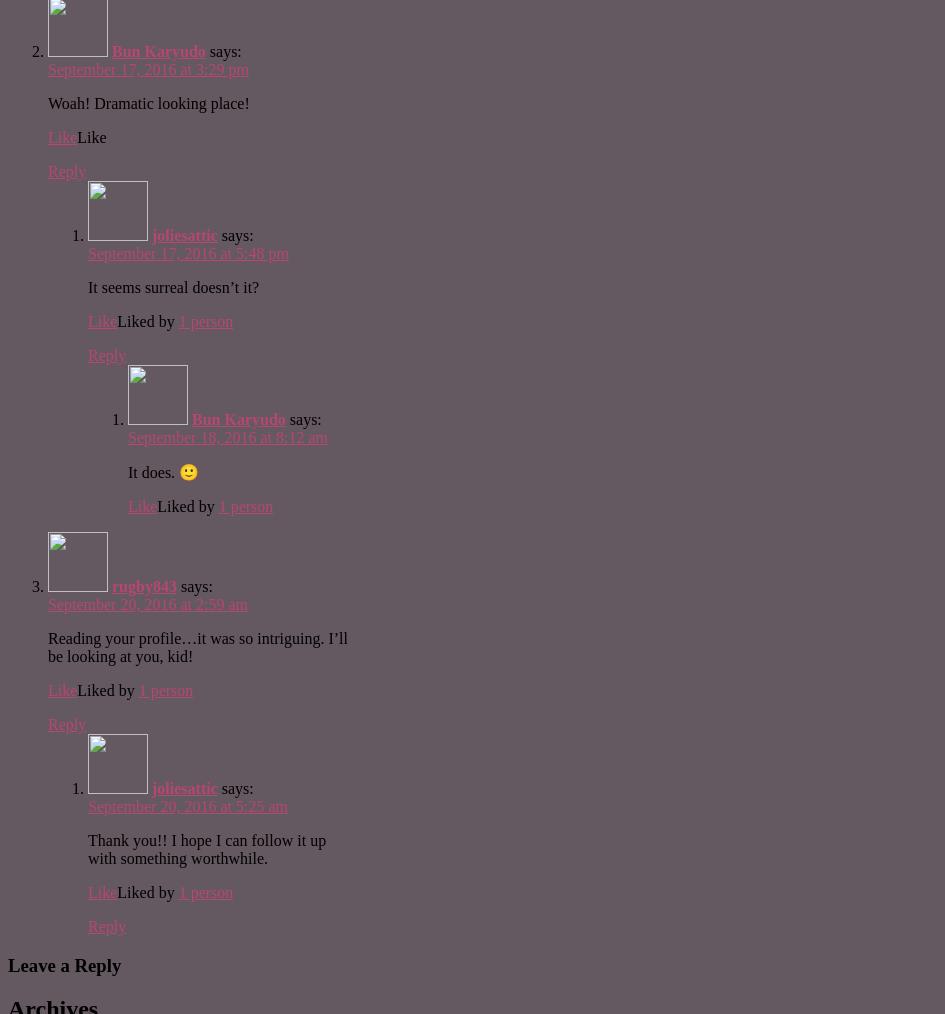 The width and height of the screenshot is (945, 1014). What do you see at coordinates (64, 964) in the screenshot?
I see `'Leave a Reply'` at bounding box center [64, 964].